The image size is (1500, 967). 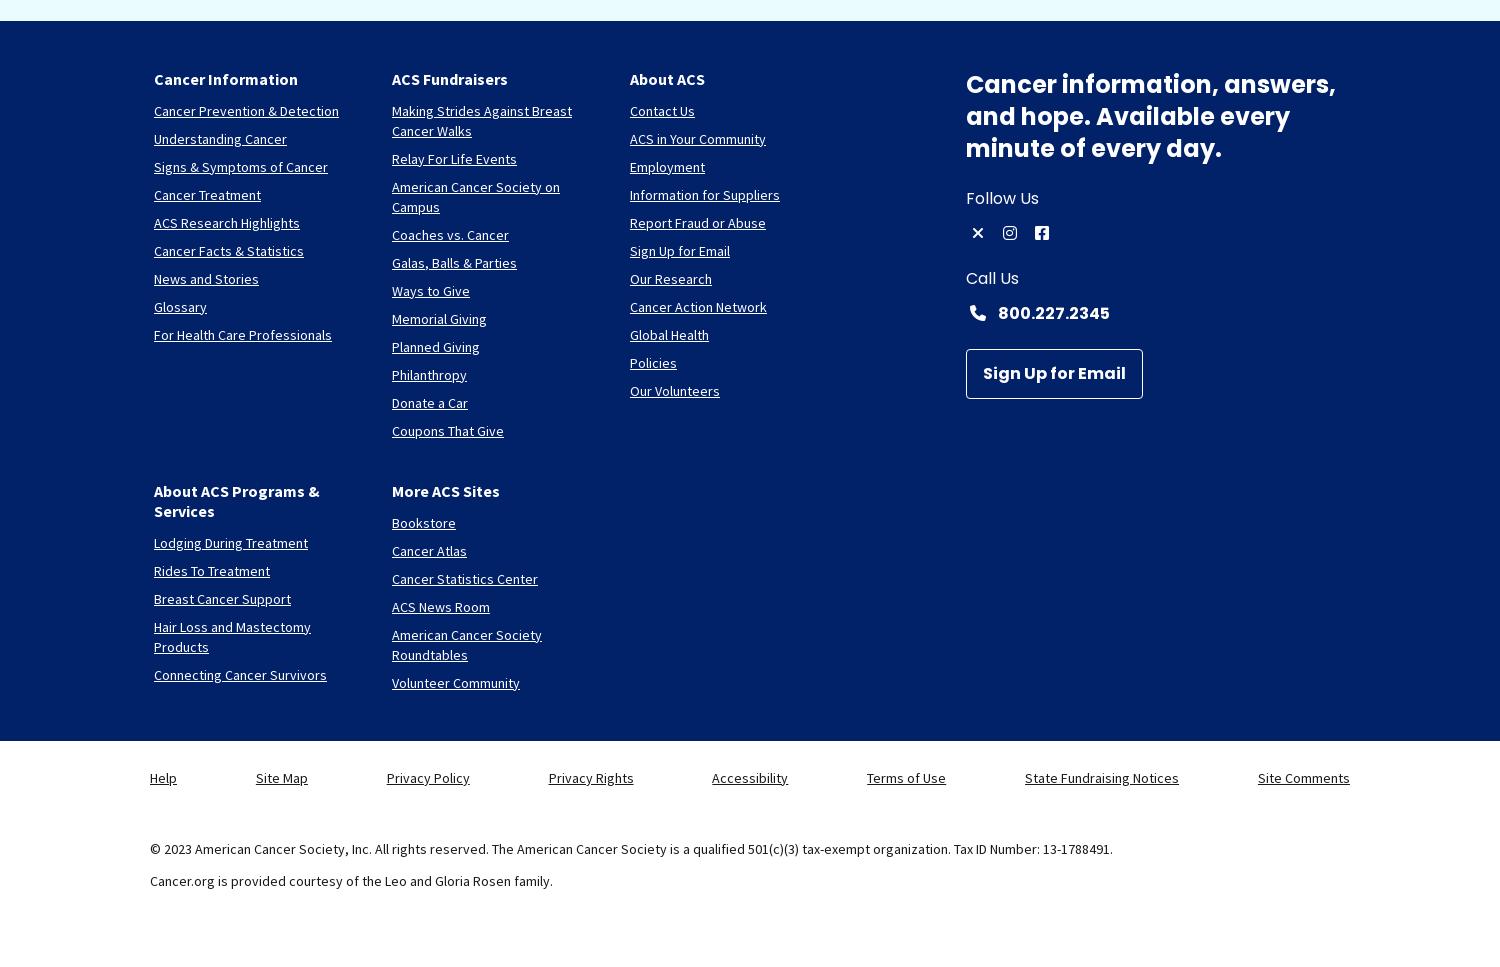 I want to click on 'Donate a Car', so click(x=428, y=401).